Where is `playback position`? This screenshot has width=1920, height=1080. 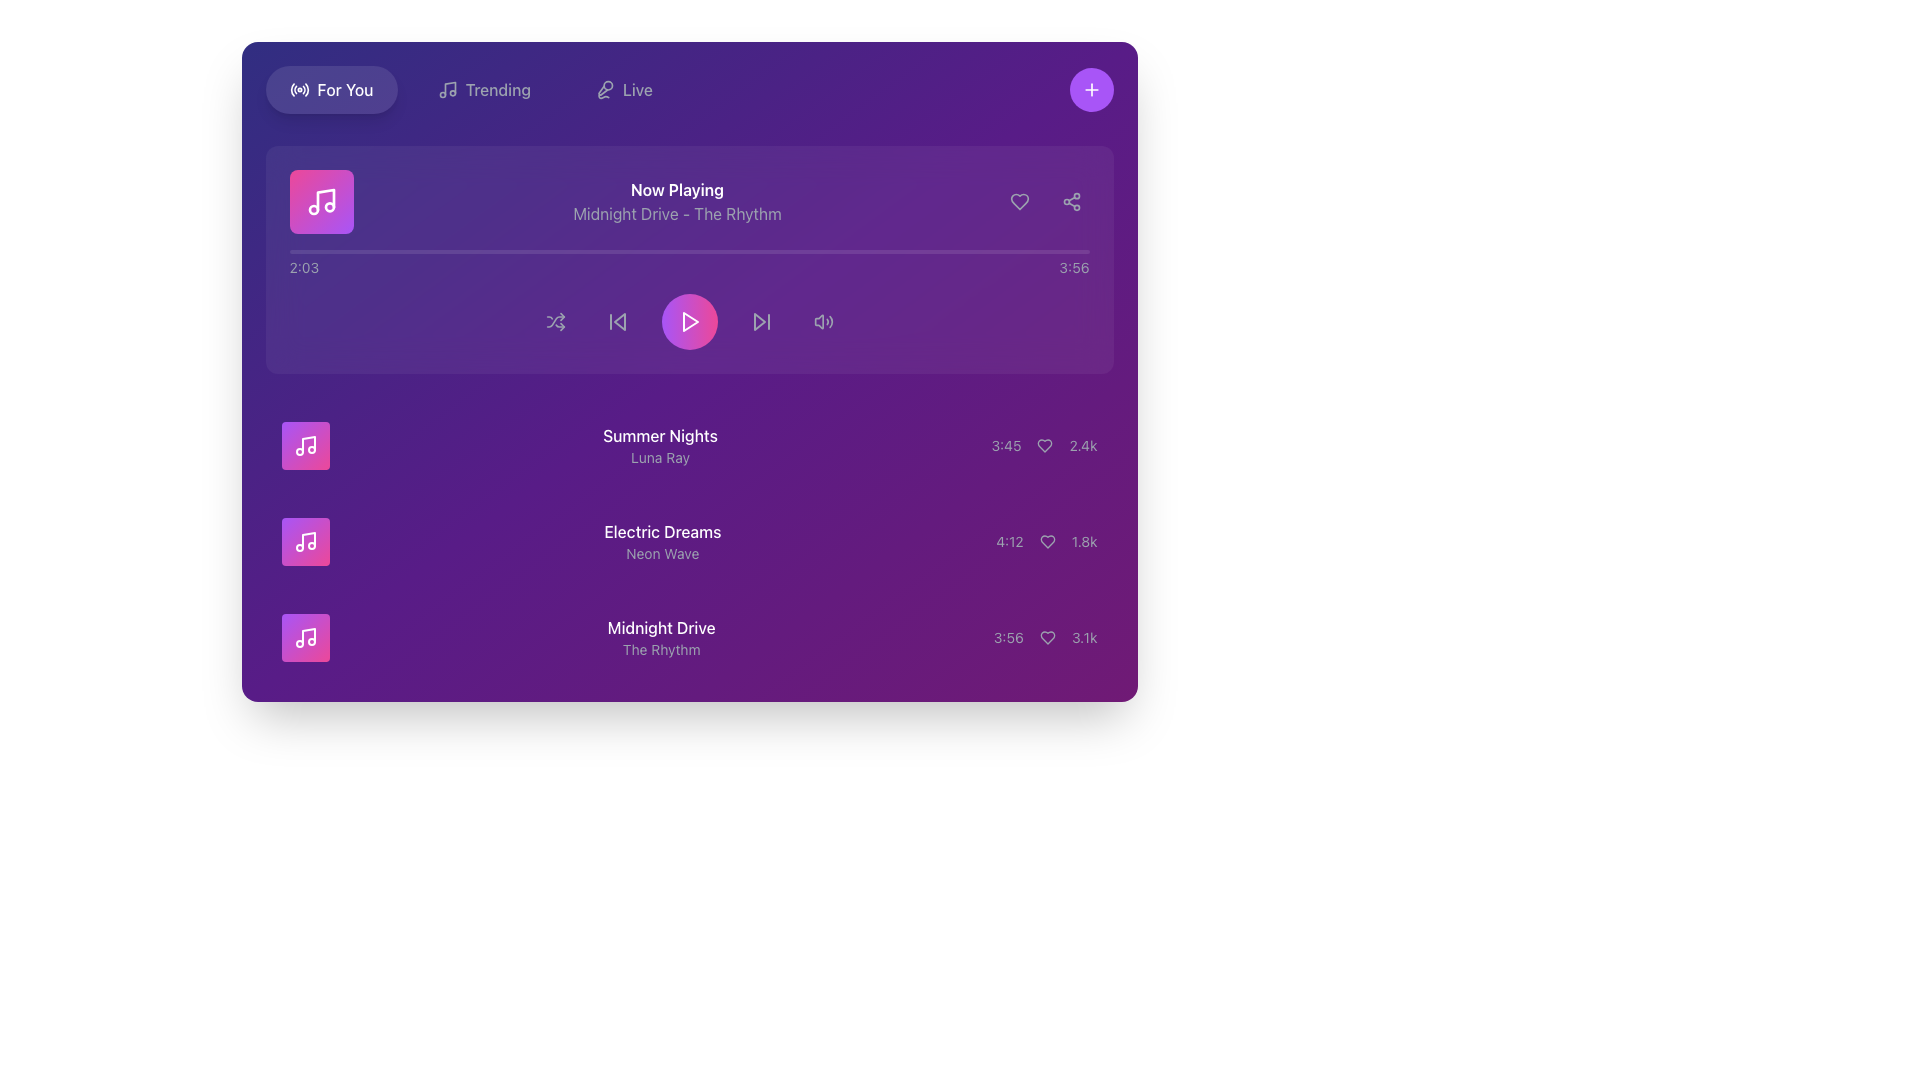 playback position is located at coordinates (818, 250).